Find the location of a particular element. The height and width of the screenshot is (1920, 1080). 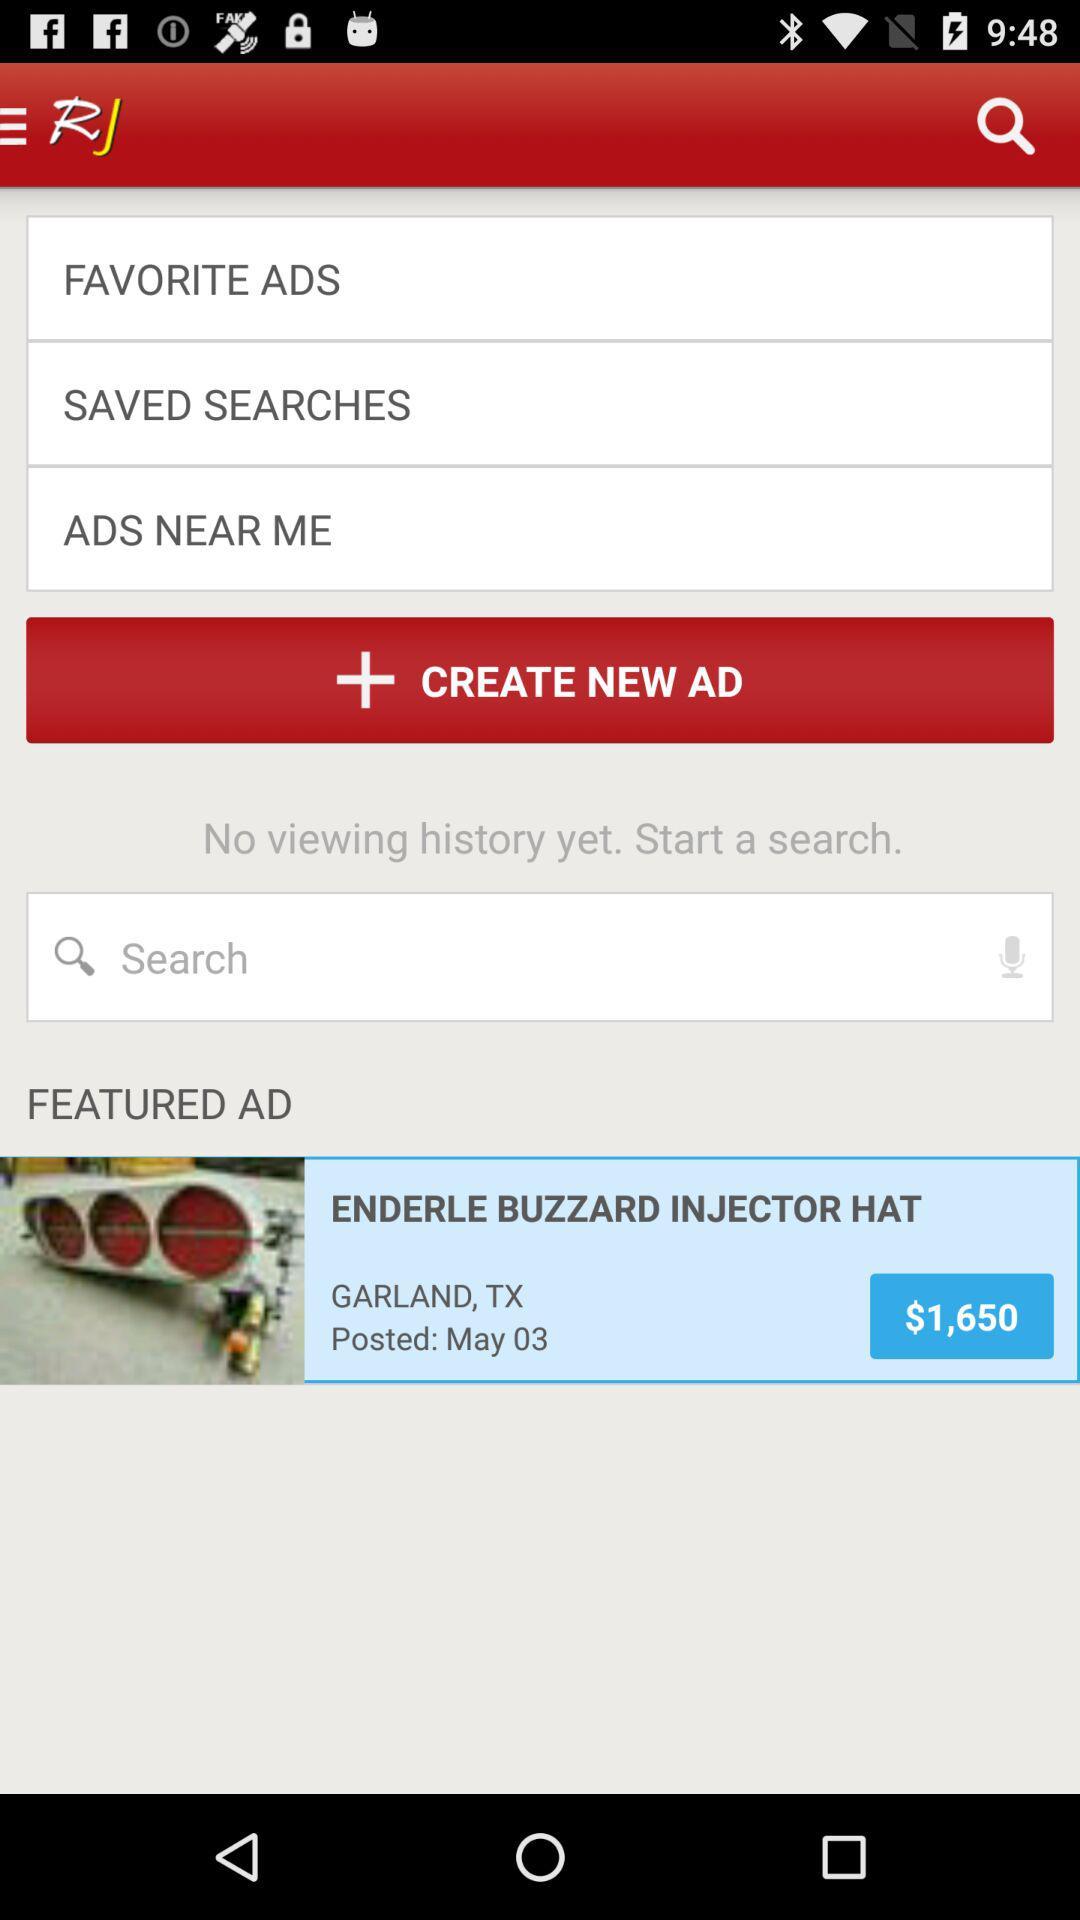

the item above the featured ad icon is located at coordinates (1012, 955).